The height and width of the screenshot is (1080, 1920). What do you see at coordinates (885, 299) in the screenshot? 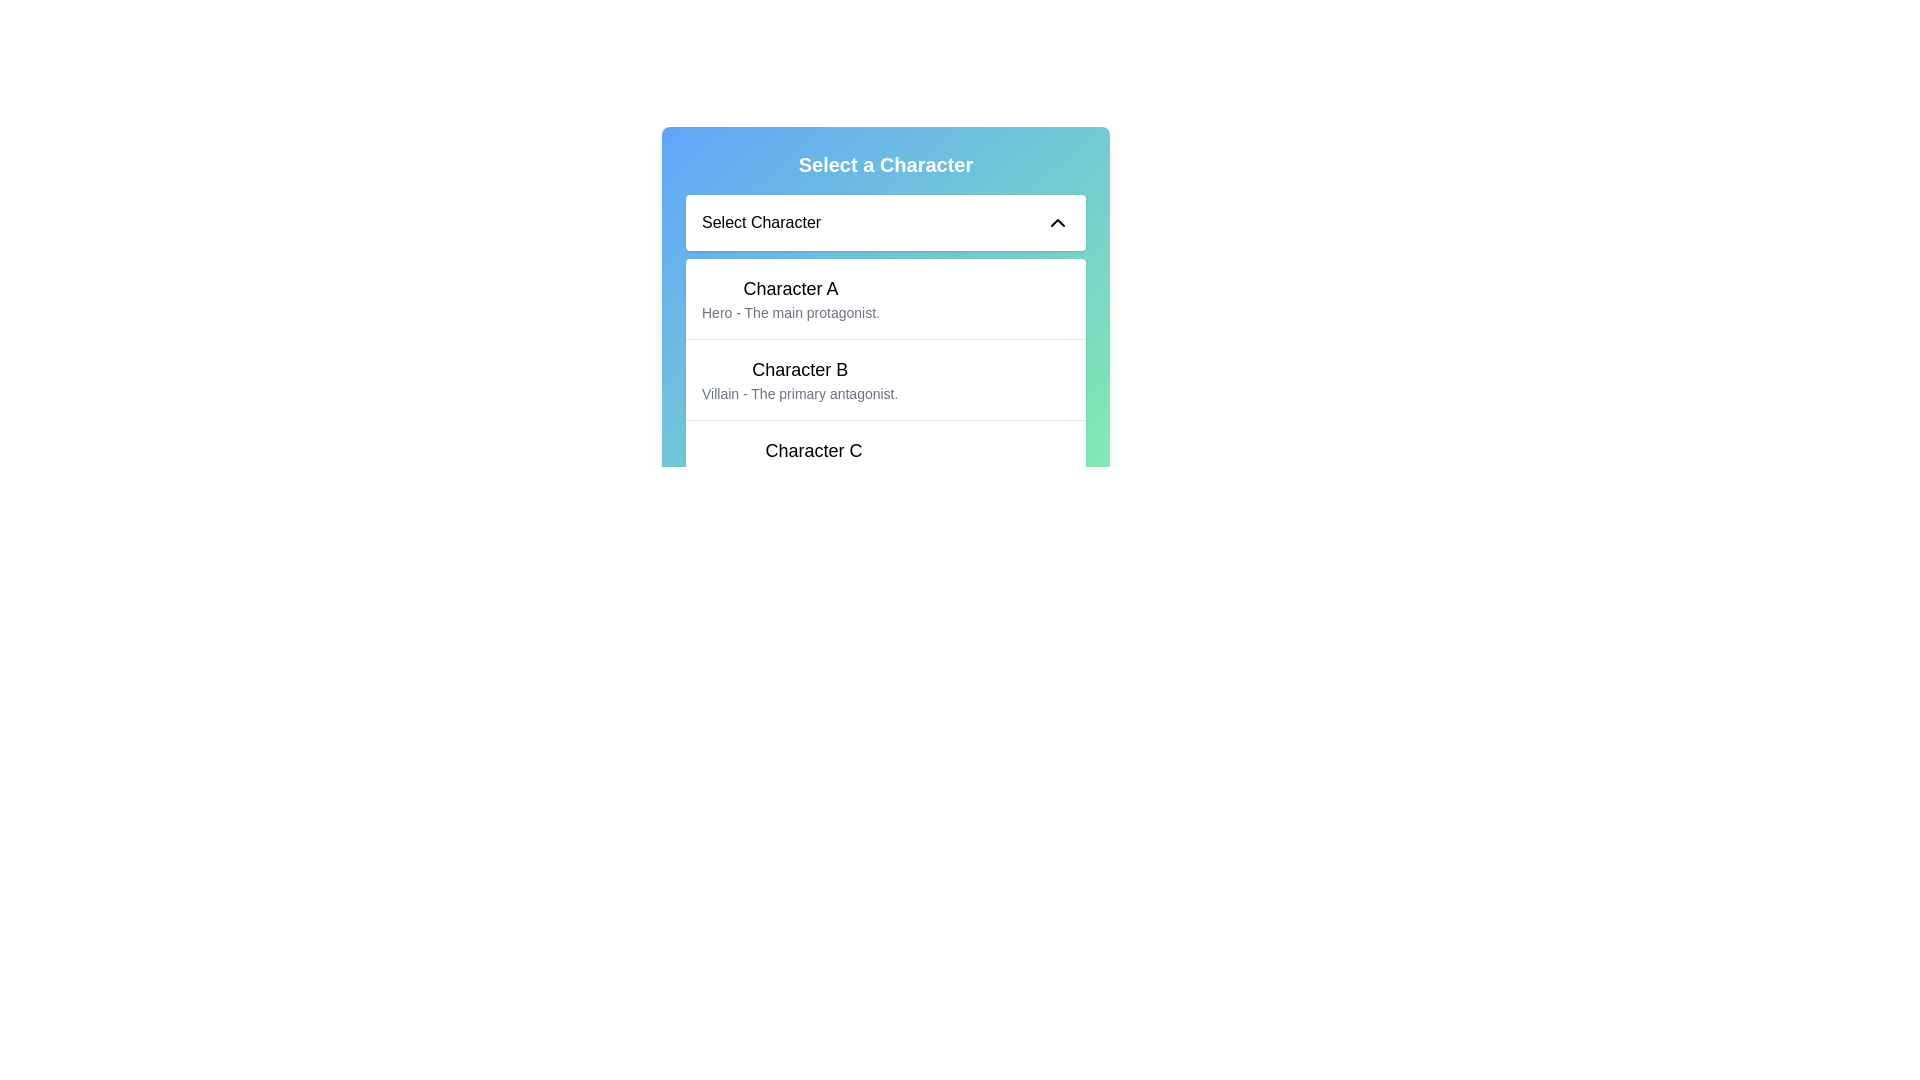
I see `the first selectable option labeled 'Character A' in the dropdown menu` at bounding box center [885, 299].